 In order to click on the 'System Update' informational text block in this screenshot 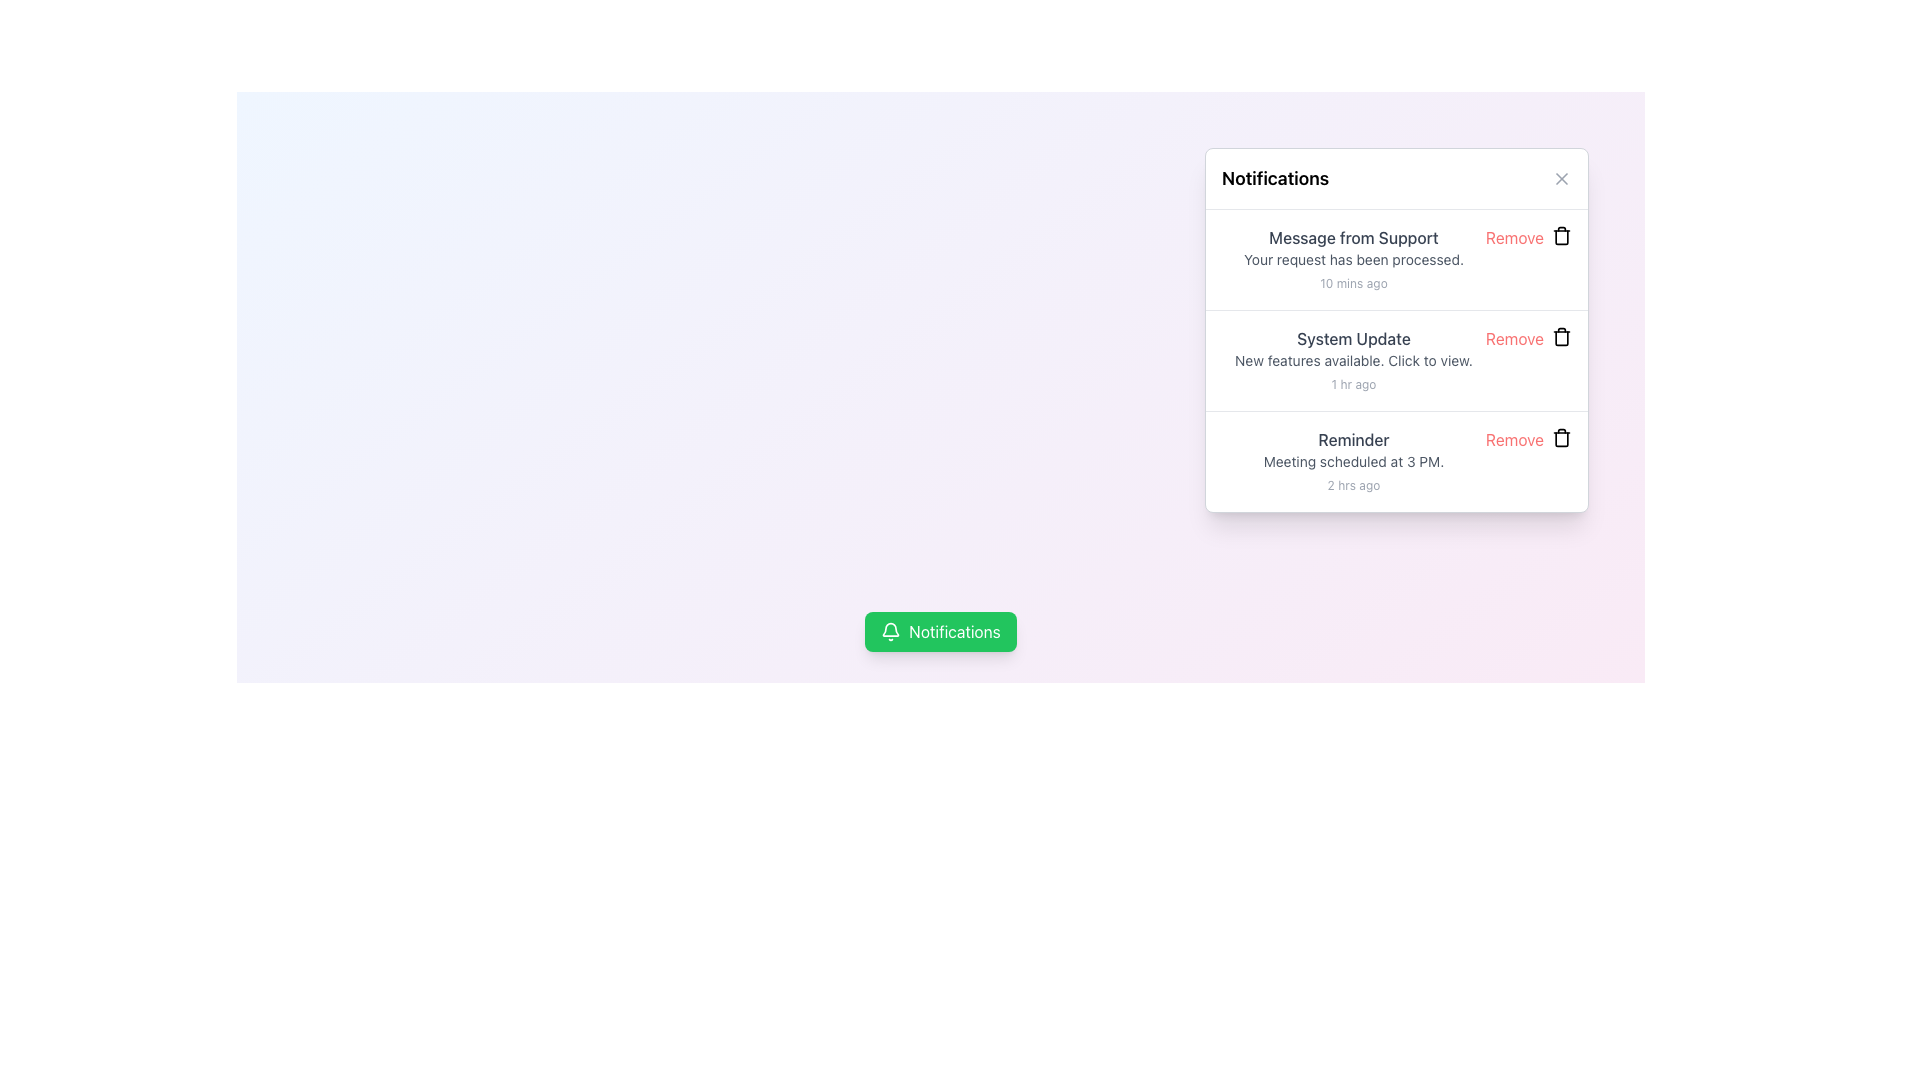, I will do `click(1353, 361)`.